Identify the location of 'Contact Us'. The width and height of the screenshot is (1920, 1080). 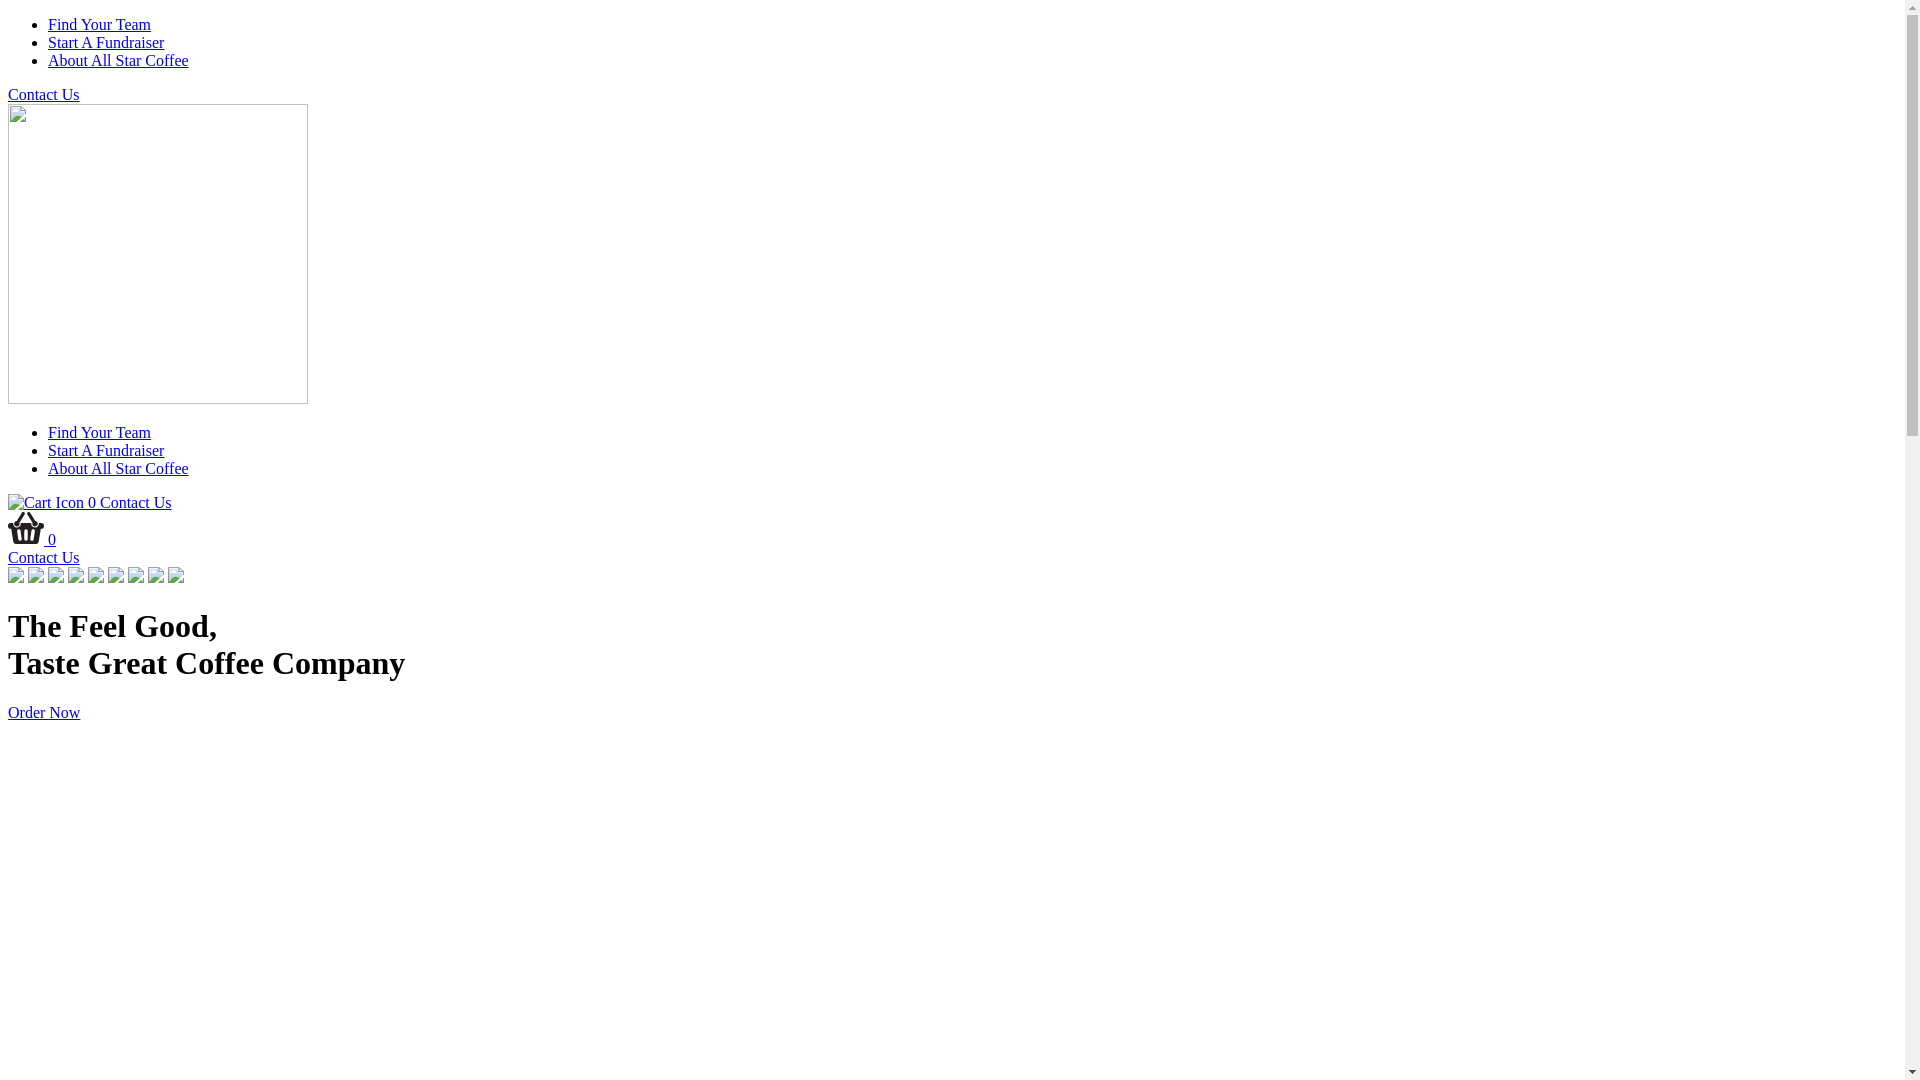
(8, 557).